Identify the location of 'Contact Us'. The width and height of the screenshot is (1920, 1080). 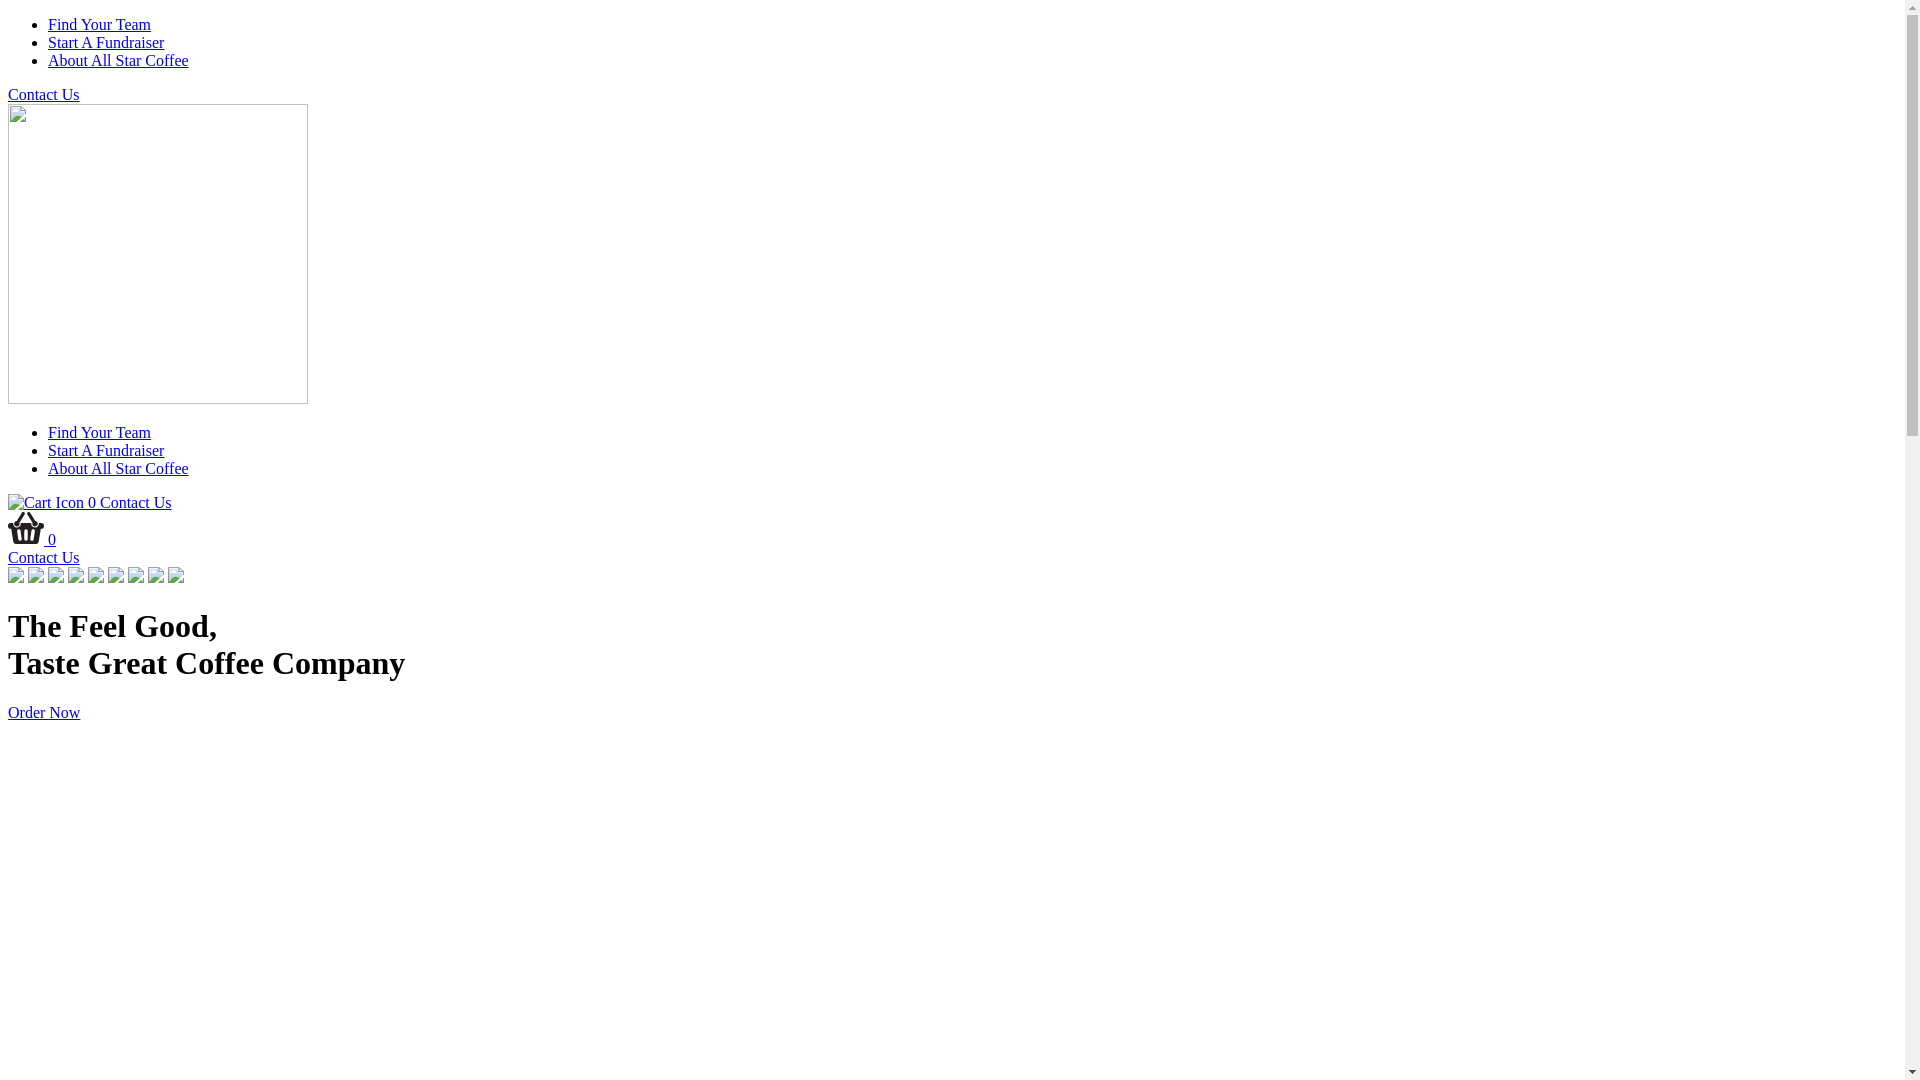
(8, 557).